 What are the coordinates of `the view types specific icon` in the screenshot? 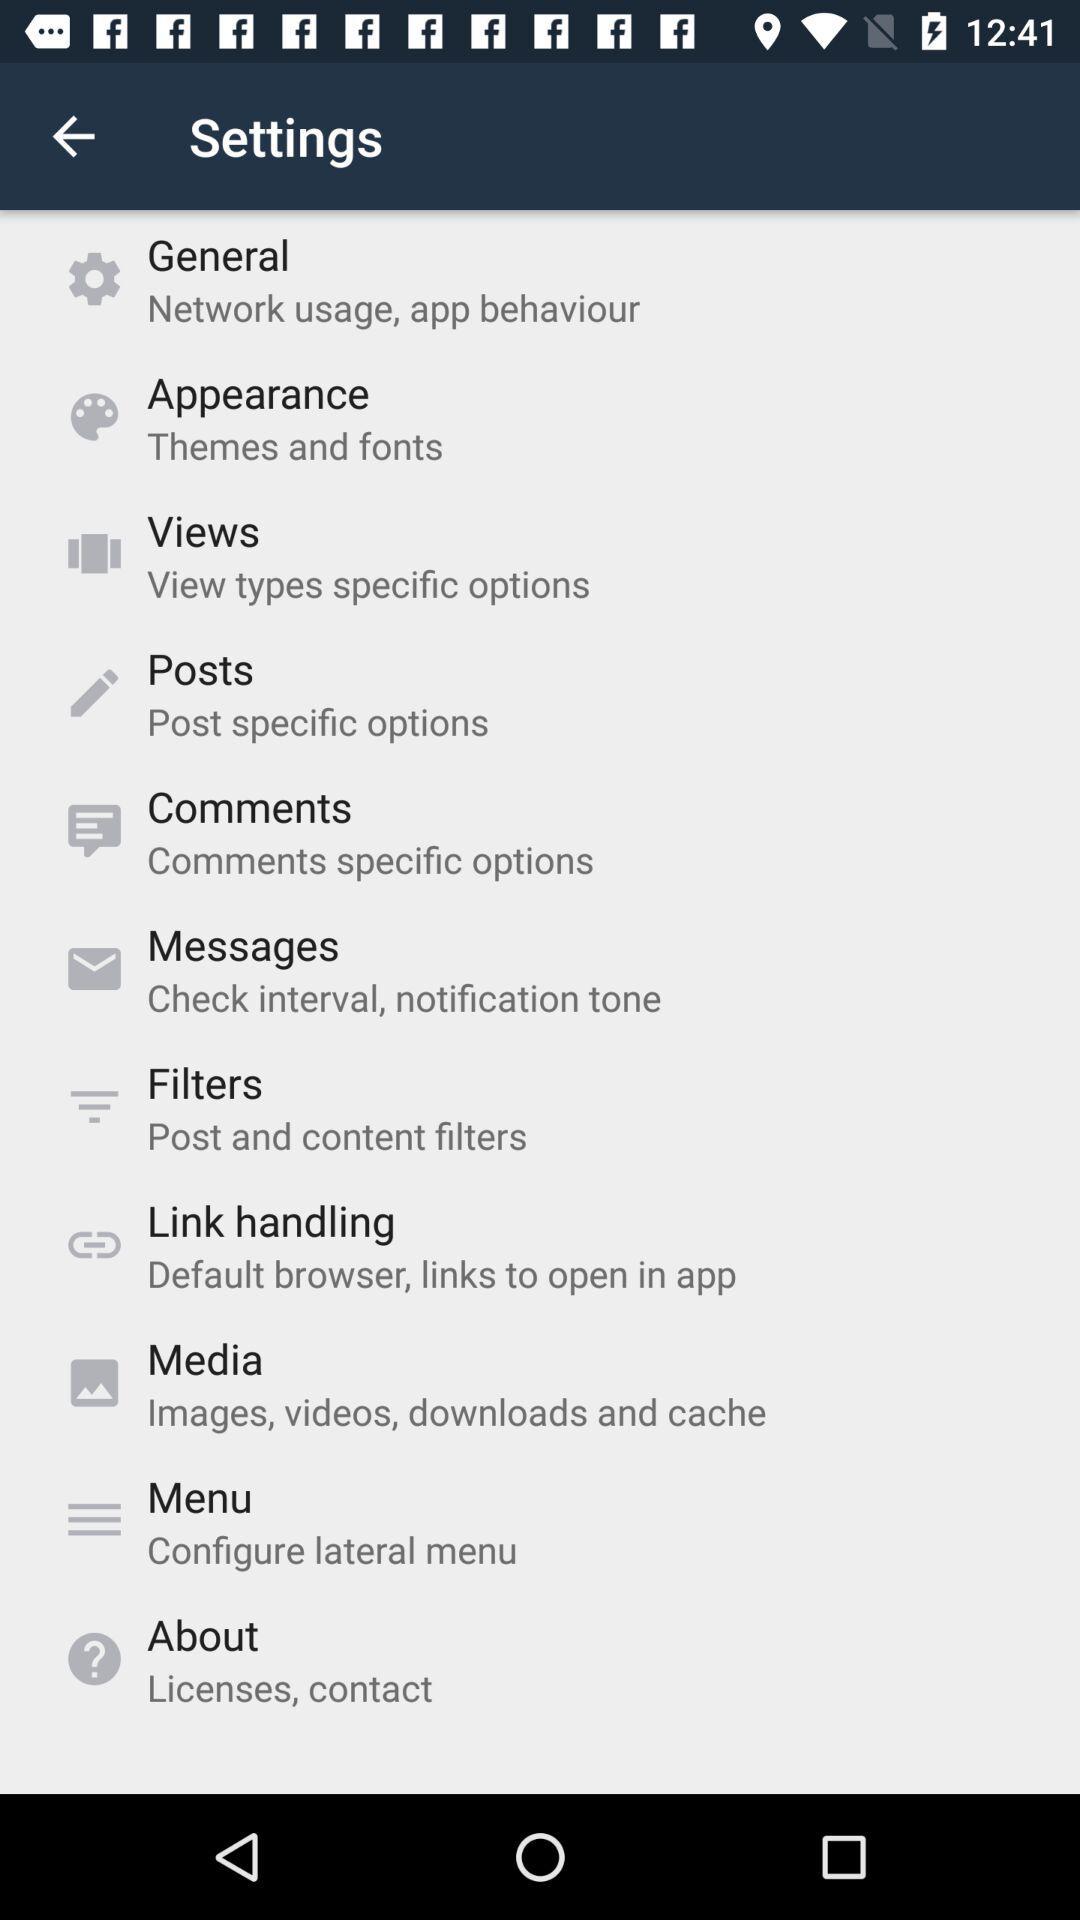 It's located at (368, 582).